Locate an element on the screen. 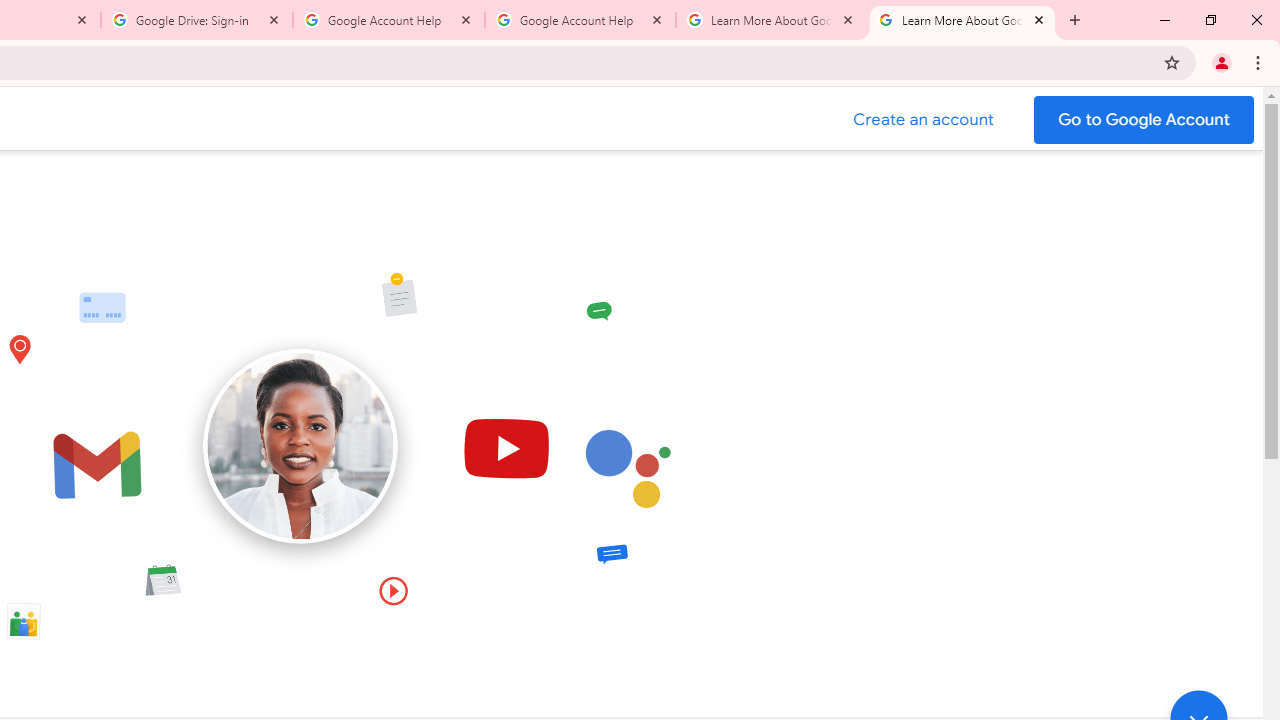  'Google Drive: Sign-in' is located at coordinates (197, 20).